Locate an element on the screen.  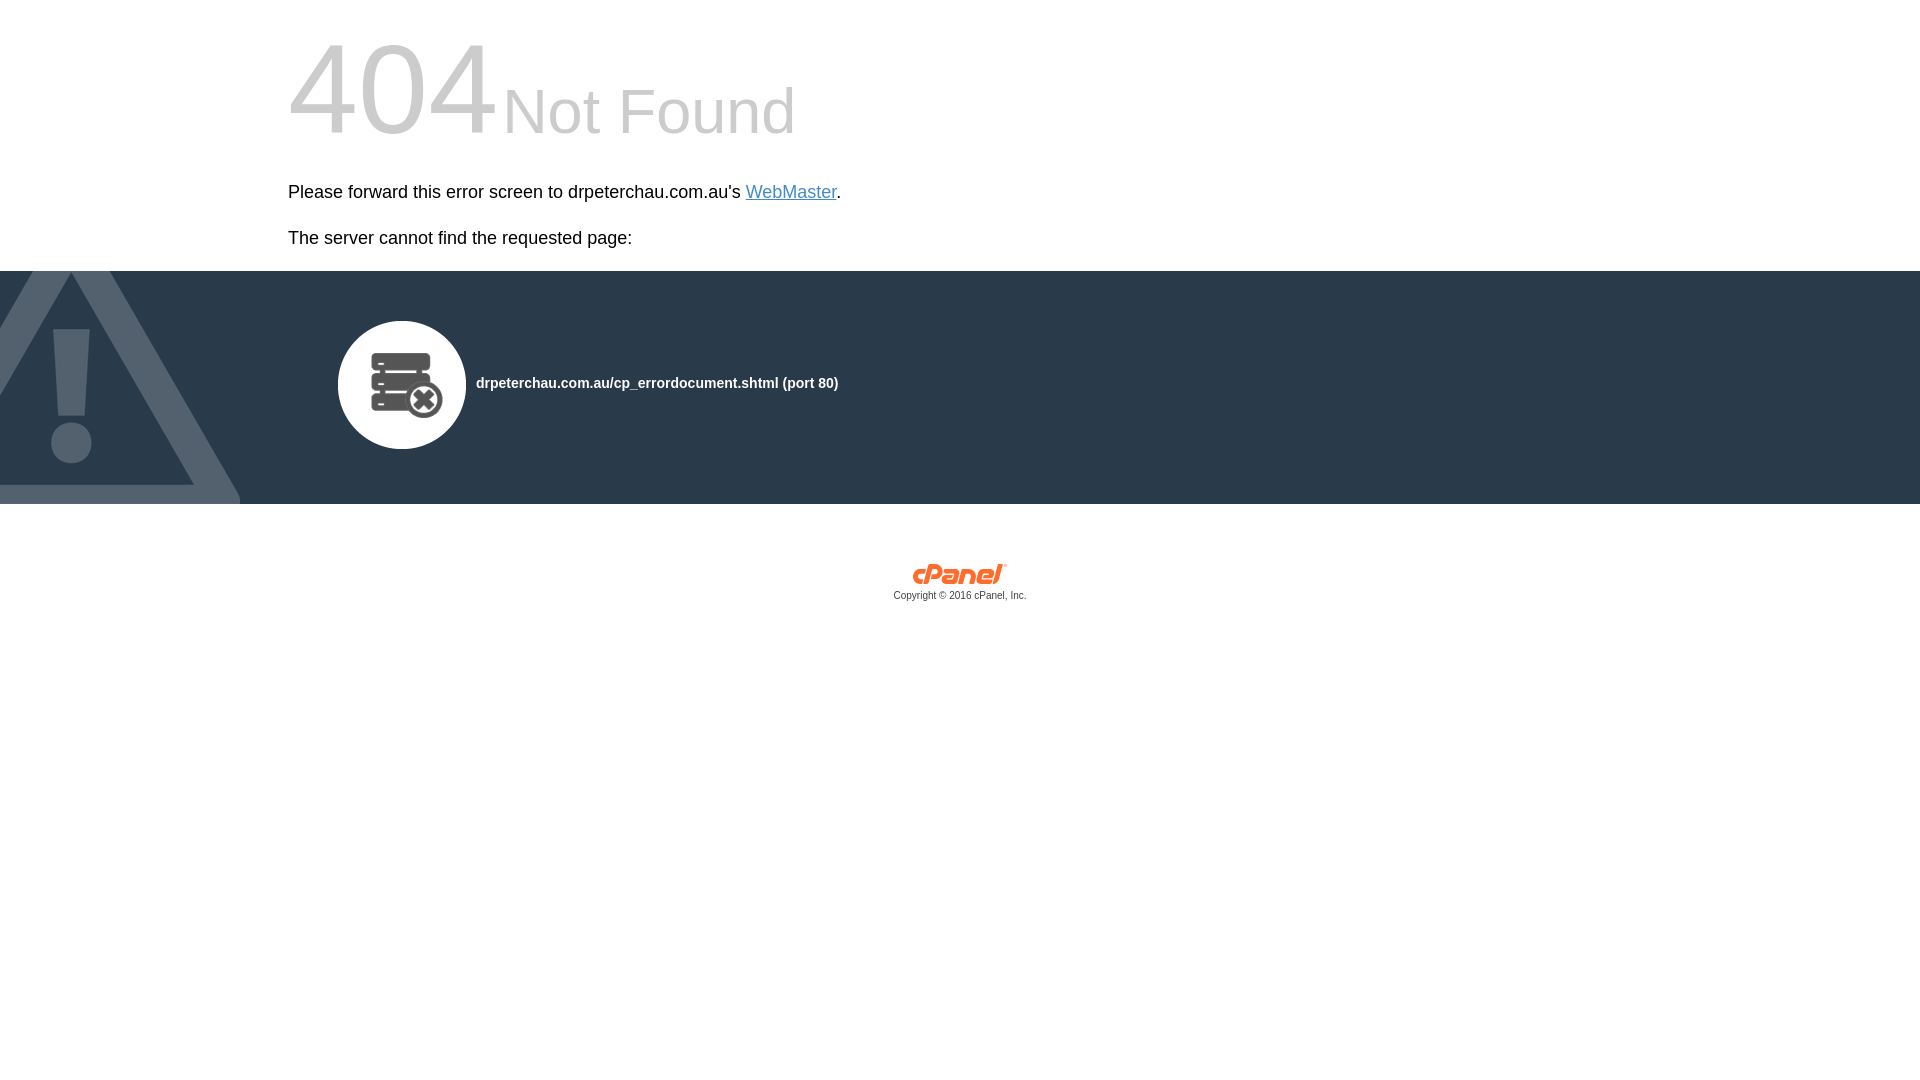
'WebMaster' is located at coordinates (790, 192).